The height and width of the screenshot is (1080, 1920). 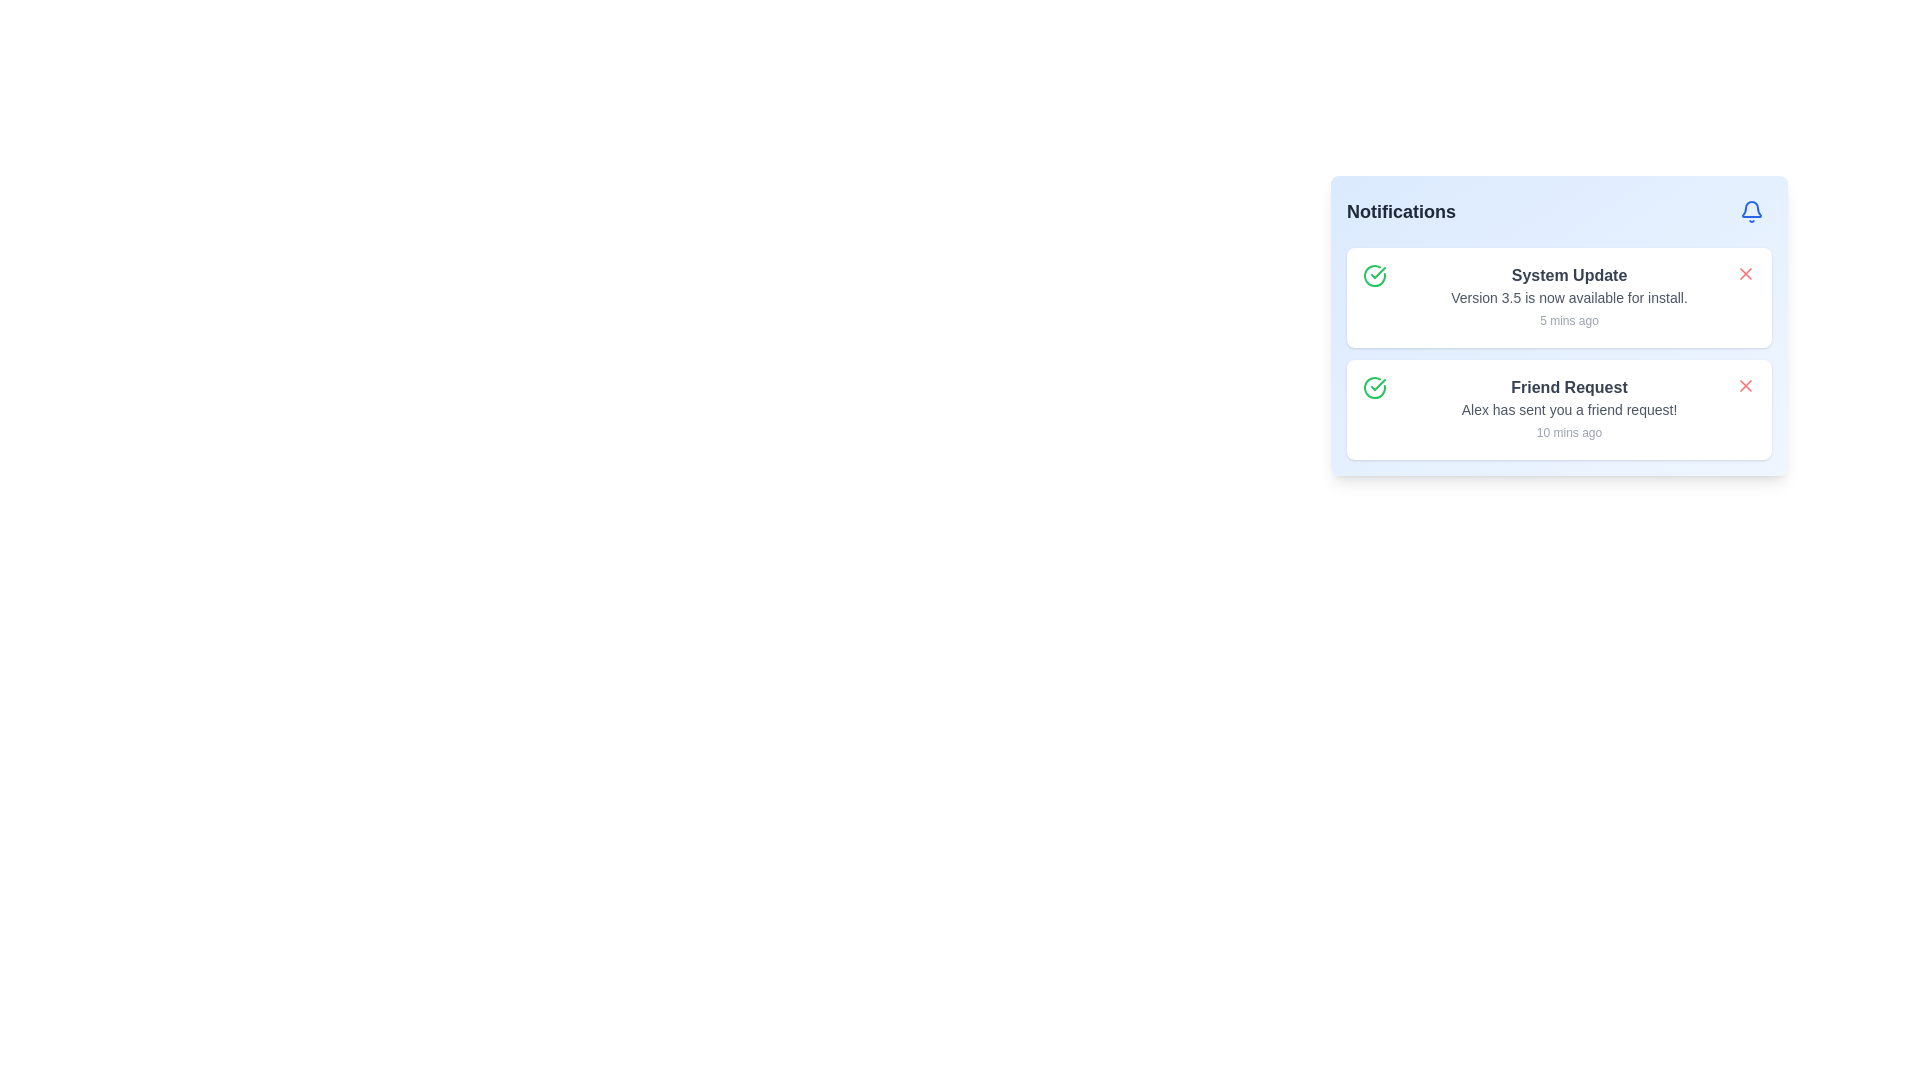 What do you see at coordinates (1568, 276) in the screenshot?
I see `text from the title of the 'System Update' notification, which is located at the top-left corner of the details section within the notification card` at bounding box center [1568, 276].